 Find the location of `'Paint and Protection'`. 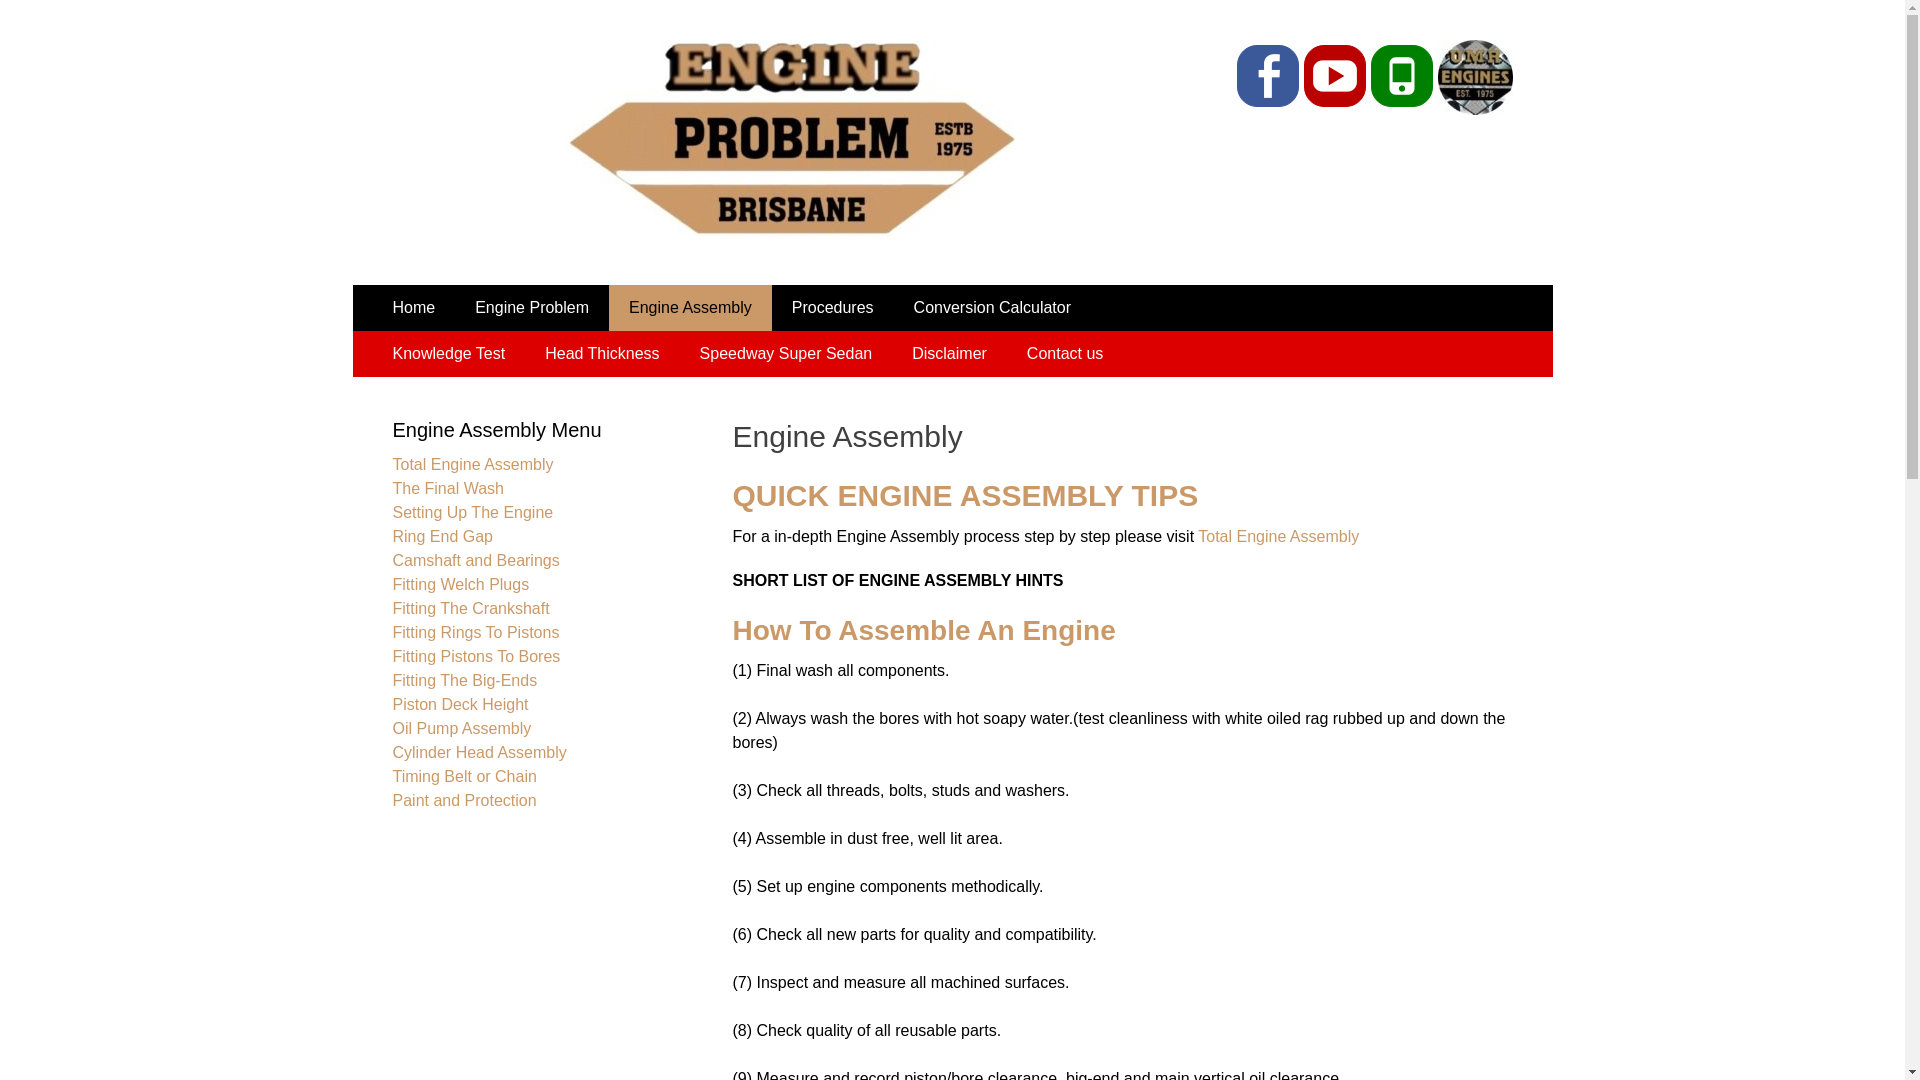

'Paint and Protection' is located at coordinates (463, 799).